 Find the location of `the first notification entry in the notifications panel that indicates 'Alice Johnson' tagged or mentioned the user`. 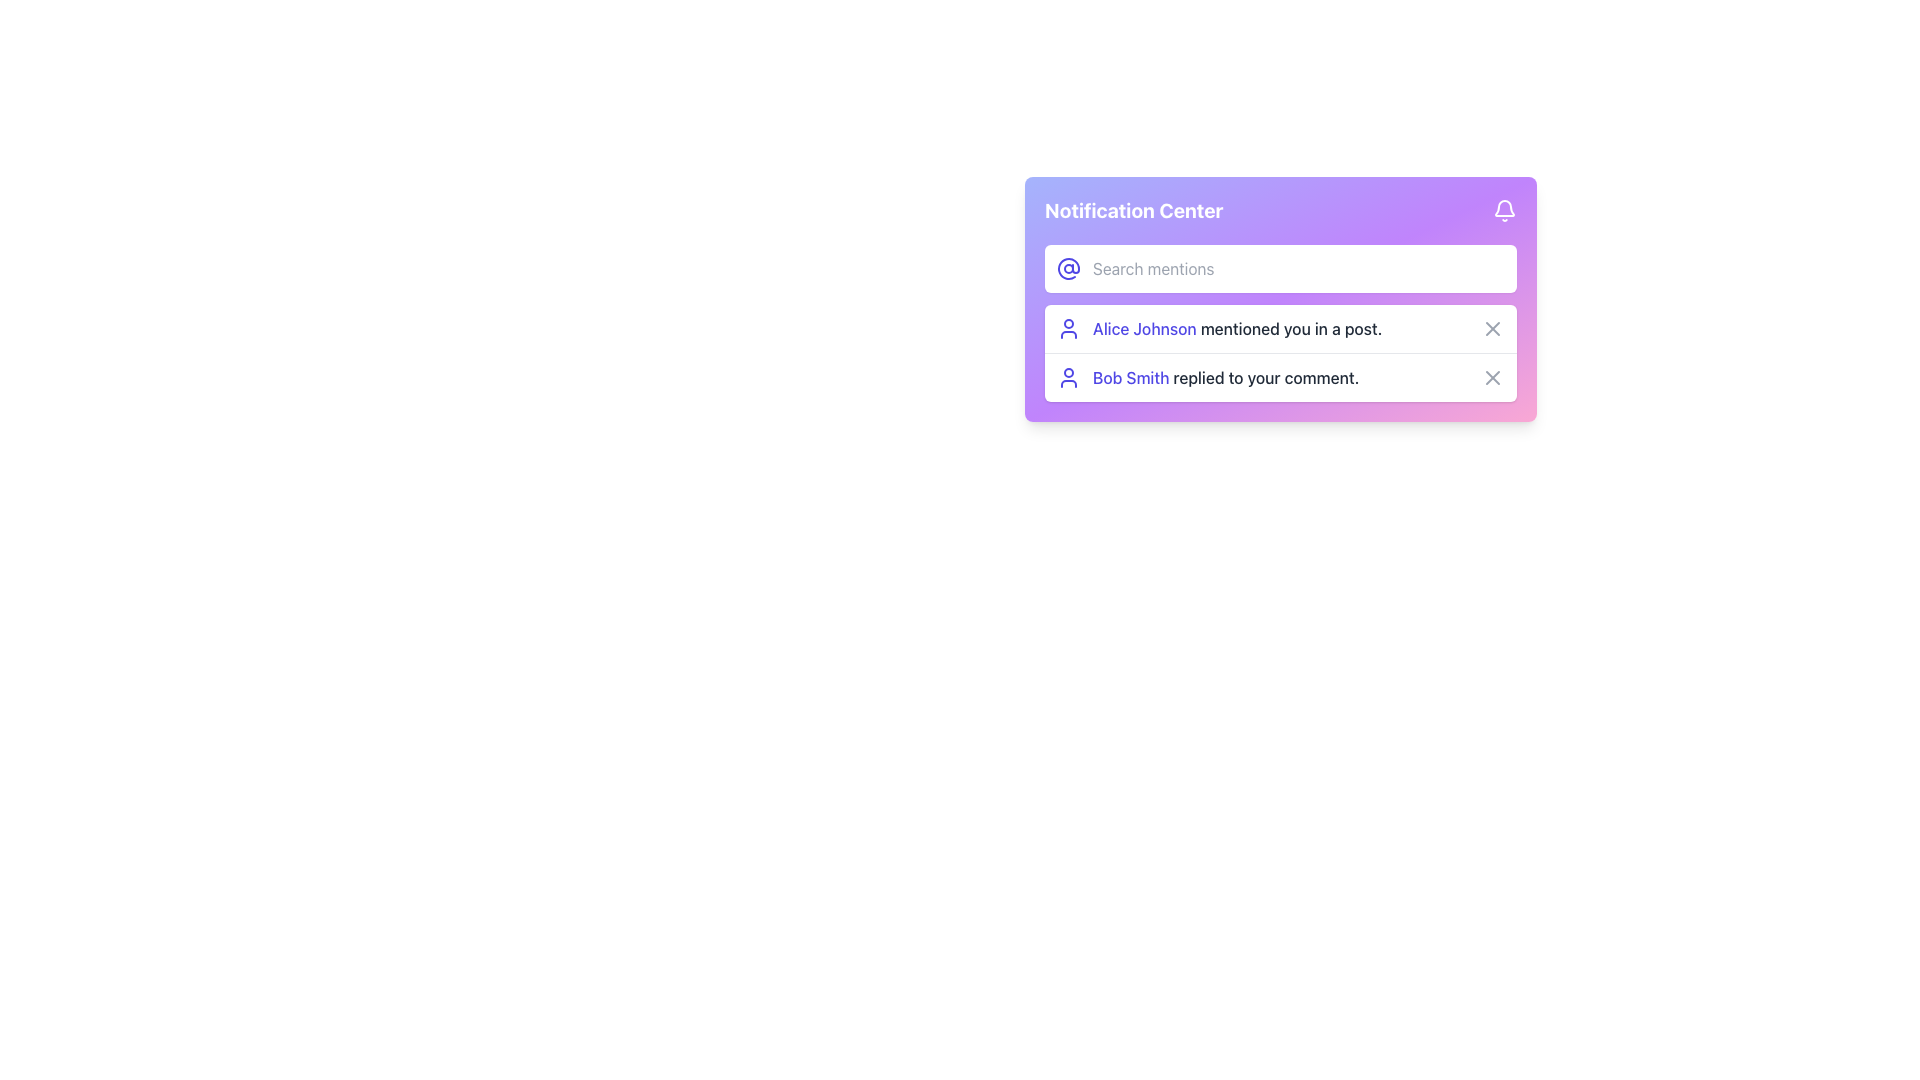

the first notification entry in the notifications panel that indicates 'Alice Johnson' tagged or mentioned the user is located at coordinates (1281, 327).